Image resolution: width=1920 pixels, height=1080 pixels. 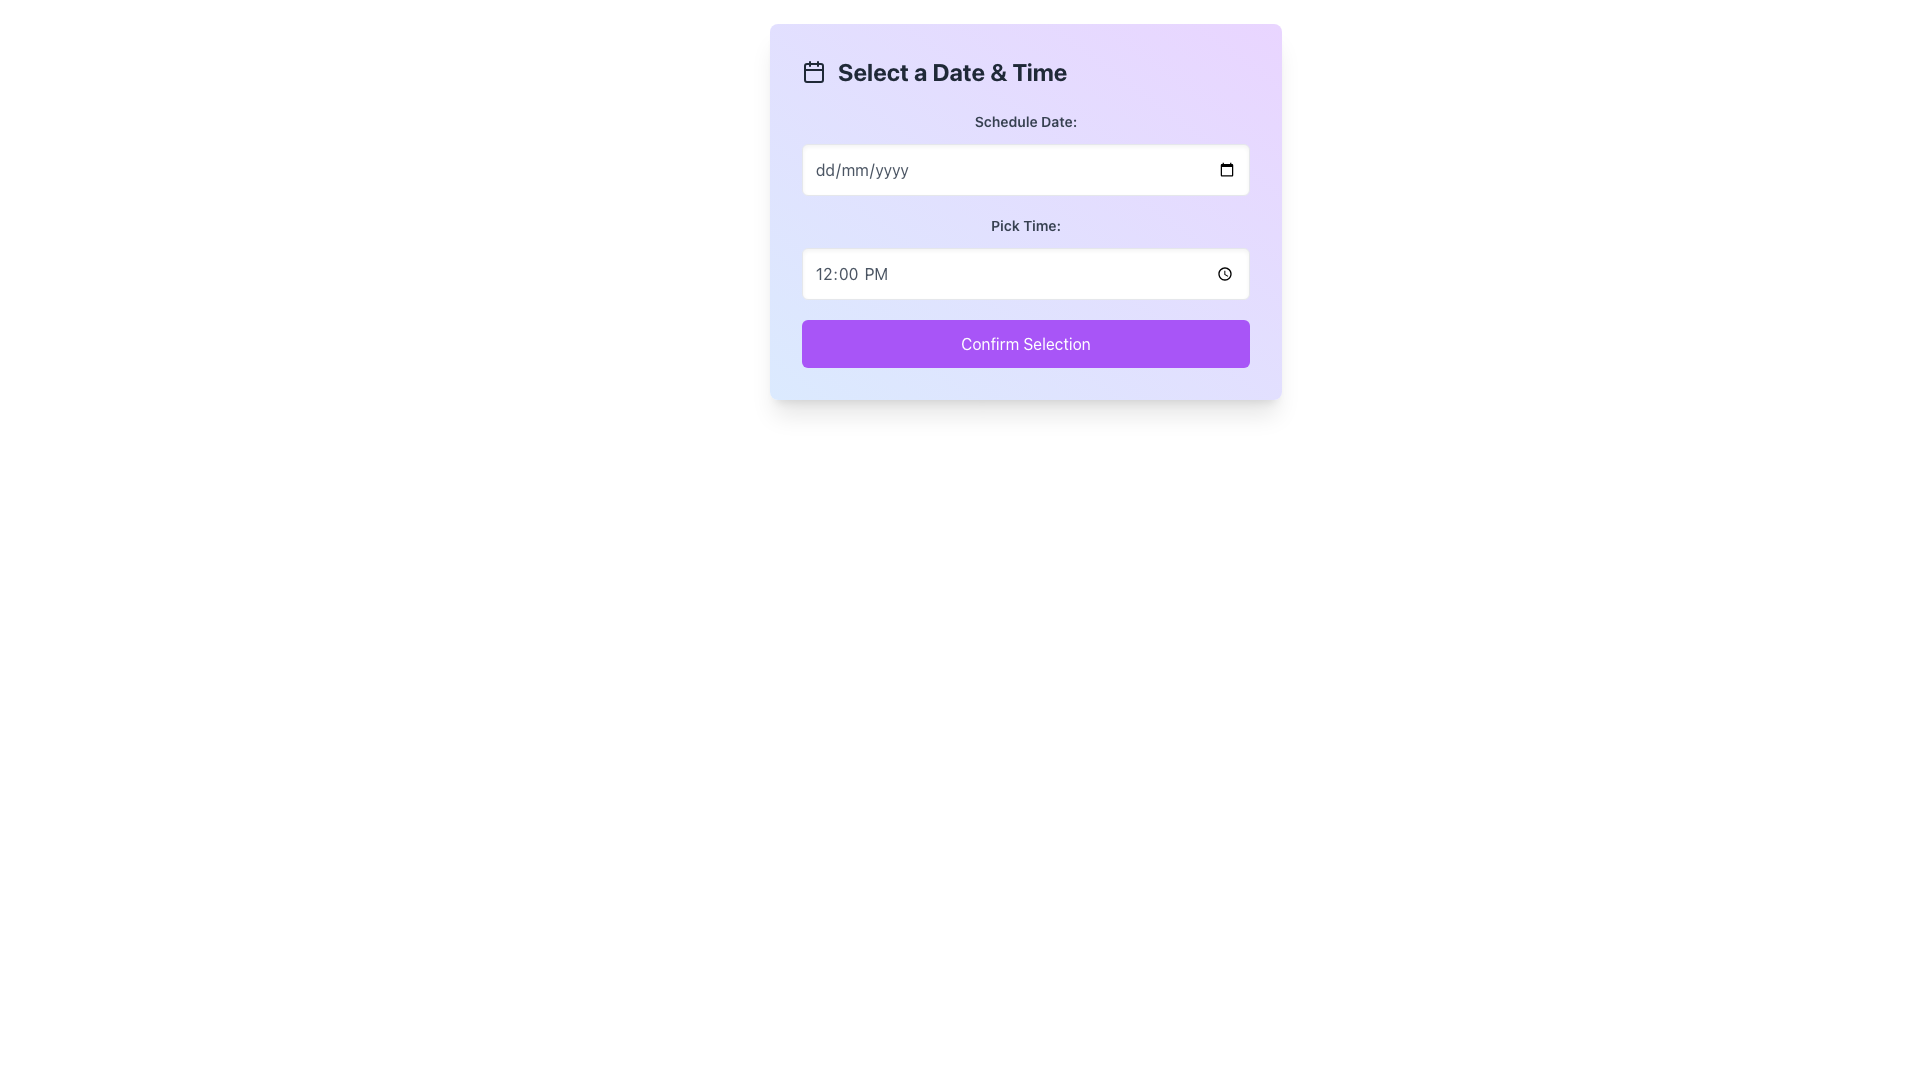 What do you see at coordinates (814, 72) in the screenshot?
I see `the rounded rectangular feature within the calendar icon that is located to the left of the 'Select a Date & Time' title in the upper central section of the interface` at bounding box center [814, 72].